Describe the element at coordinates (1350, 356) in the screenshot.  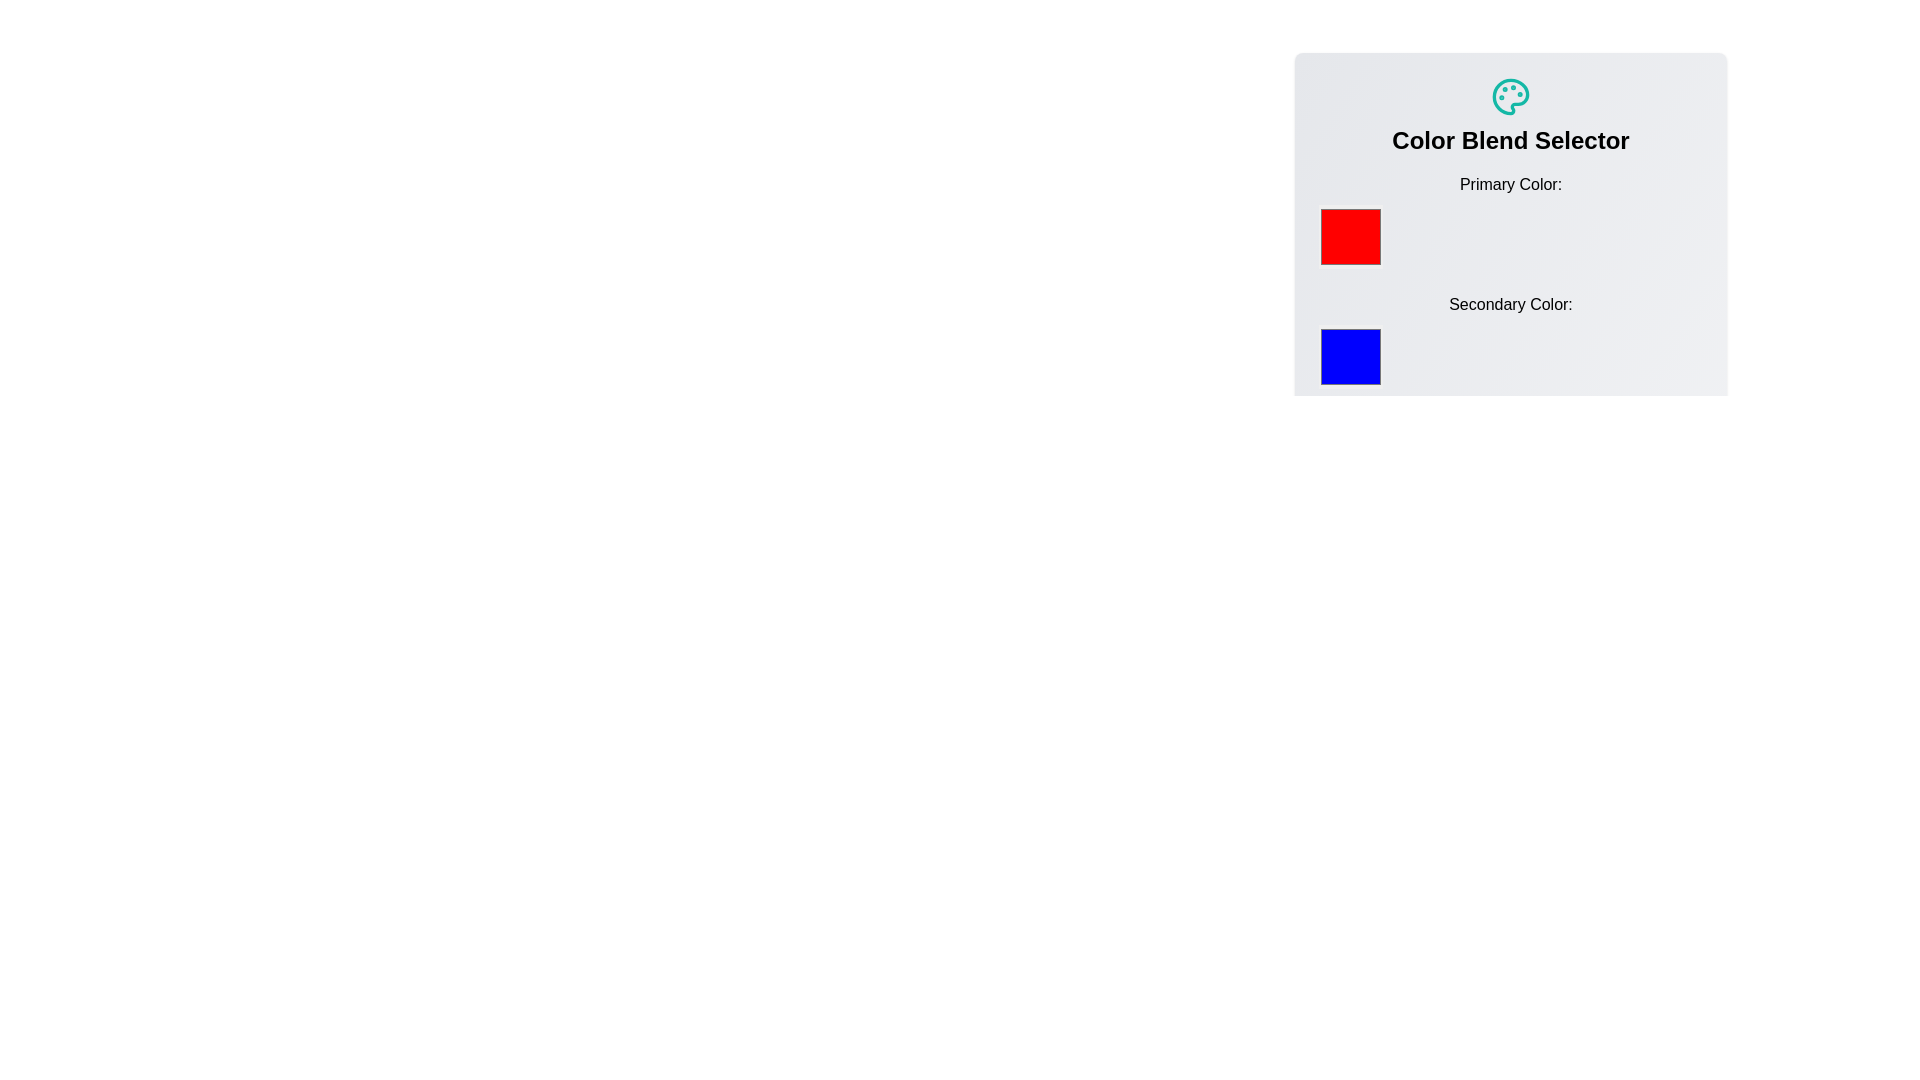
I see `the Color input box for the secondary color in the 'Color Blend Selector' interface` at that location.